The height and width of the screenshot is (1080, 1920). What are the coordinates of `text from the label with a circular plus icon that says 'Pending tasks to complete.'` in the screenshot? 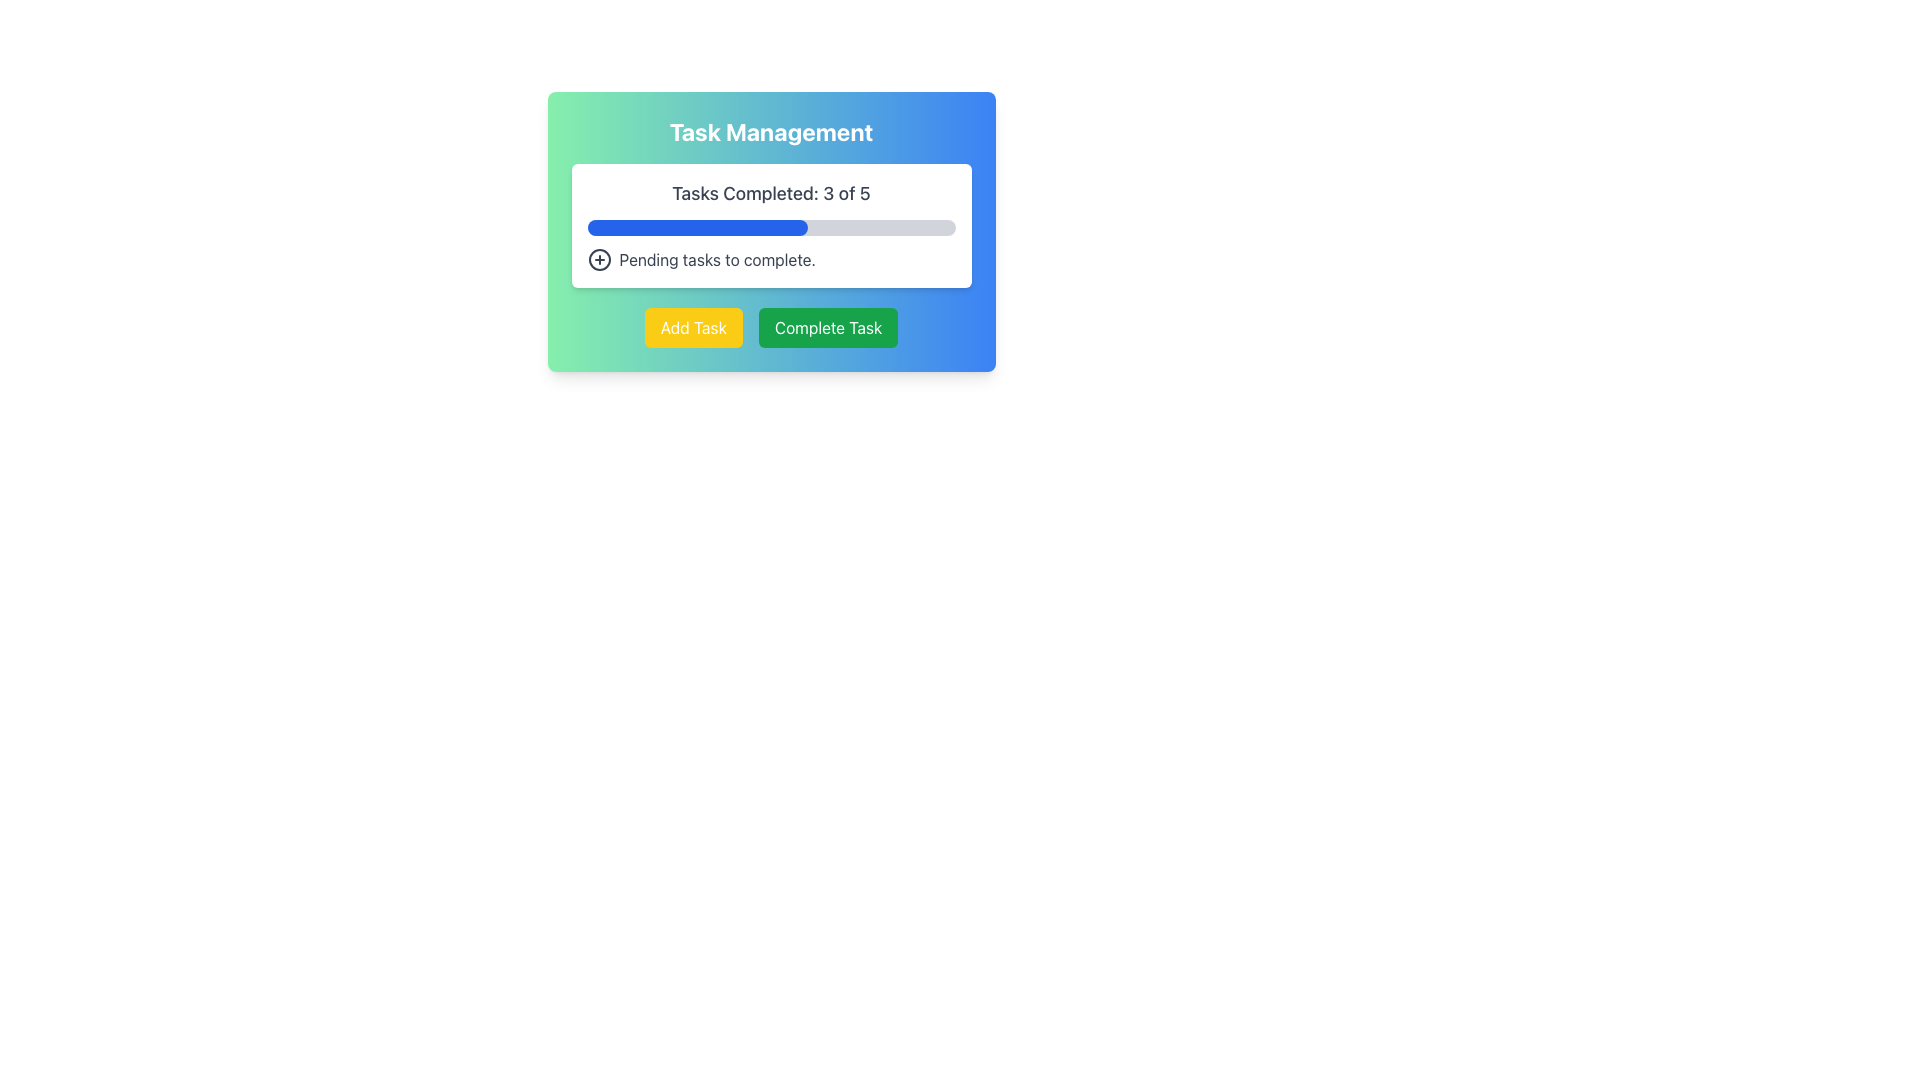 It's located at (770, 258).